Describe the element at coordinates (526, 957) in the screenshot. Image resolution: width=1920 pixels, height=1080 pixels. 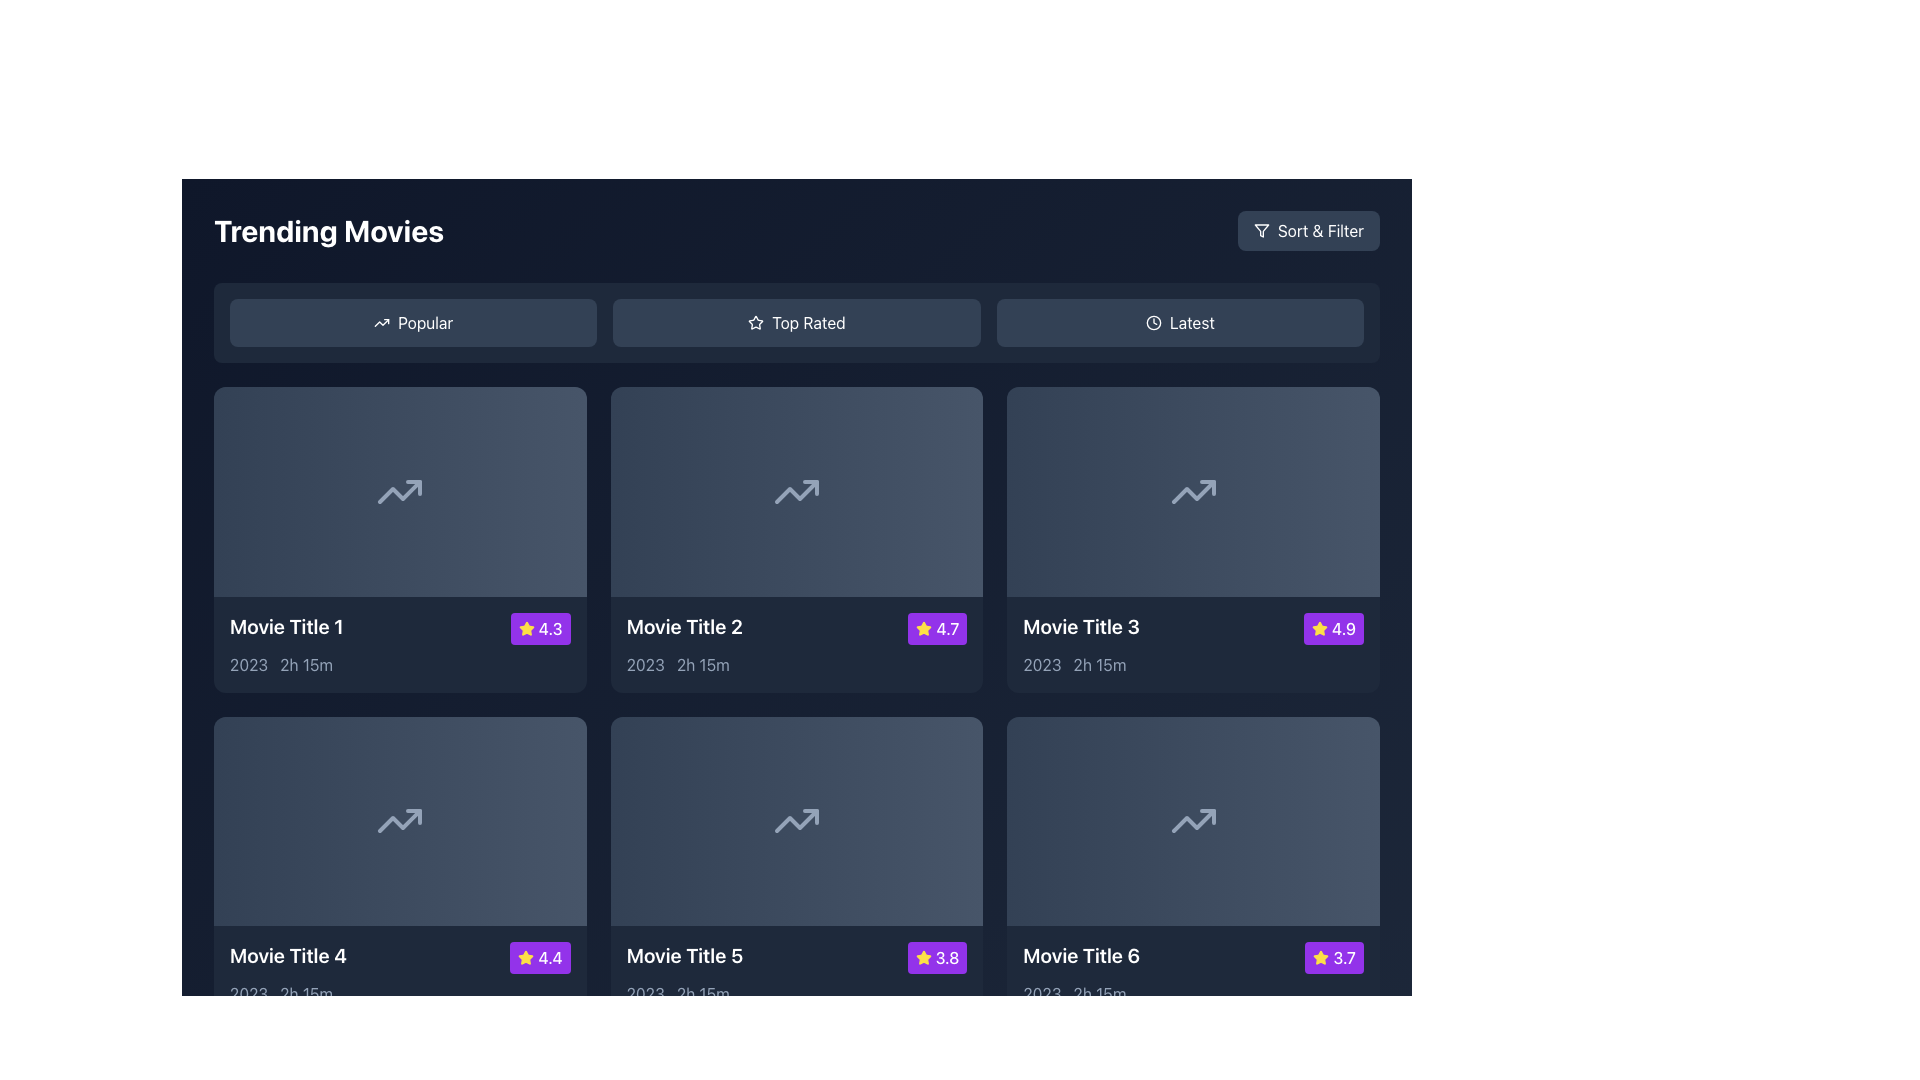
I see `the star-shaped icon in the bottom-left corner of the movie card, which indicates a rating of '4.4' and is set against a purple background` at that location.